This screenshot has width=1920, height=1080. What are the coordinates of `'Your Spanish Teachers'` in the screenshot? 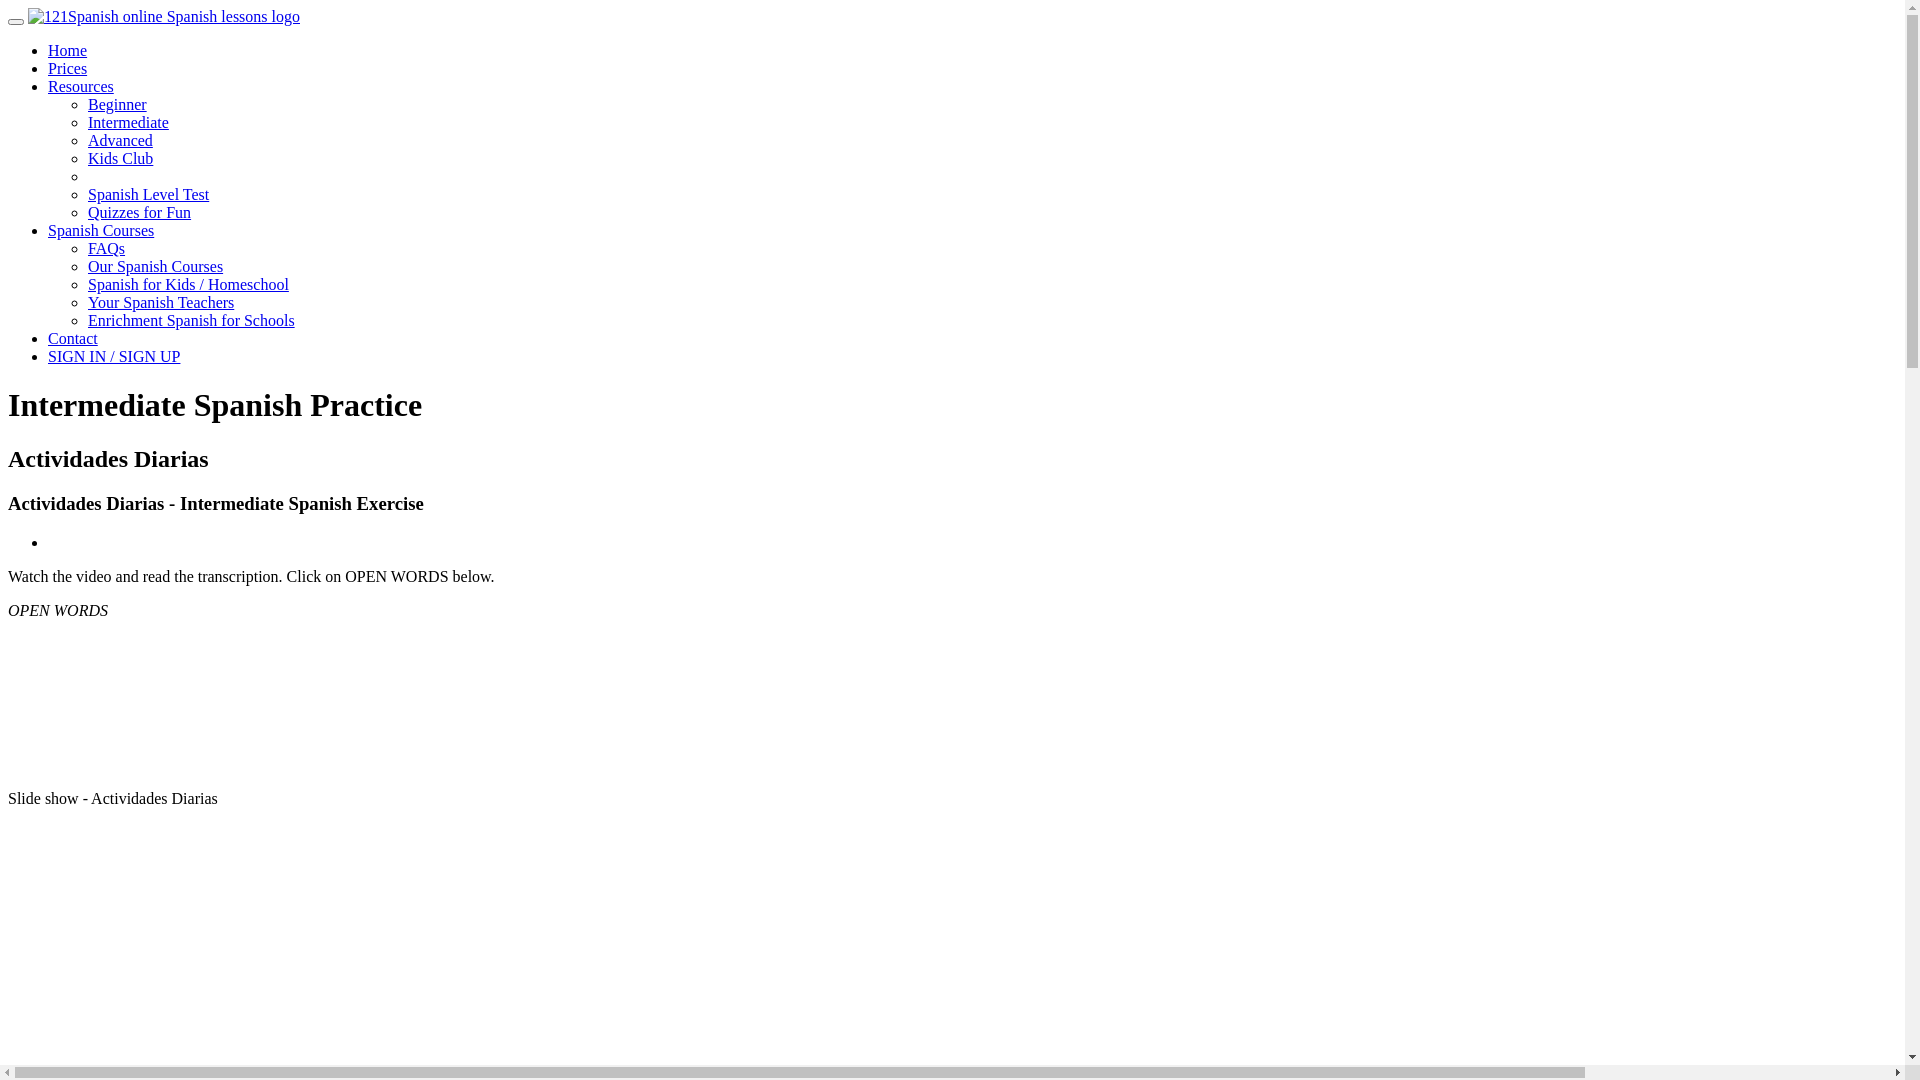 It's located at (161, 302).